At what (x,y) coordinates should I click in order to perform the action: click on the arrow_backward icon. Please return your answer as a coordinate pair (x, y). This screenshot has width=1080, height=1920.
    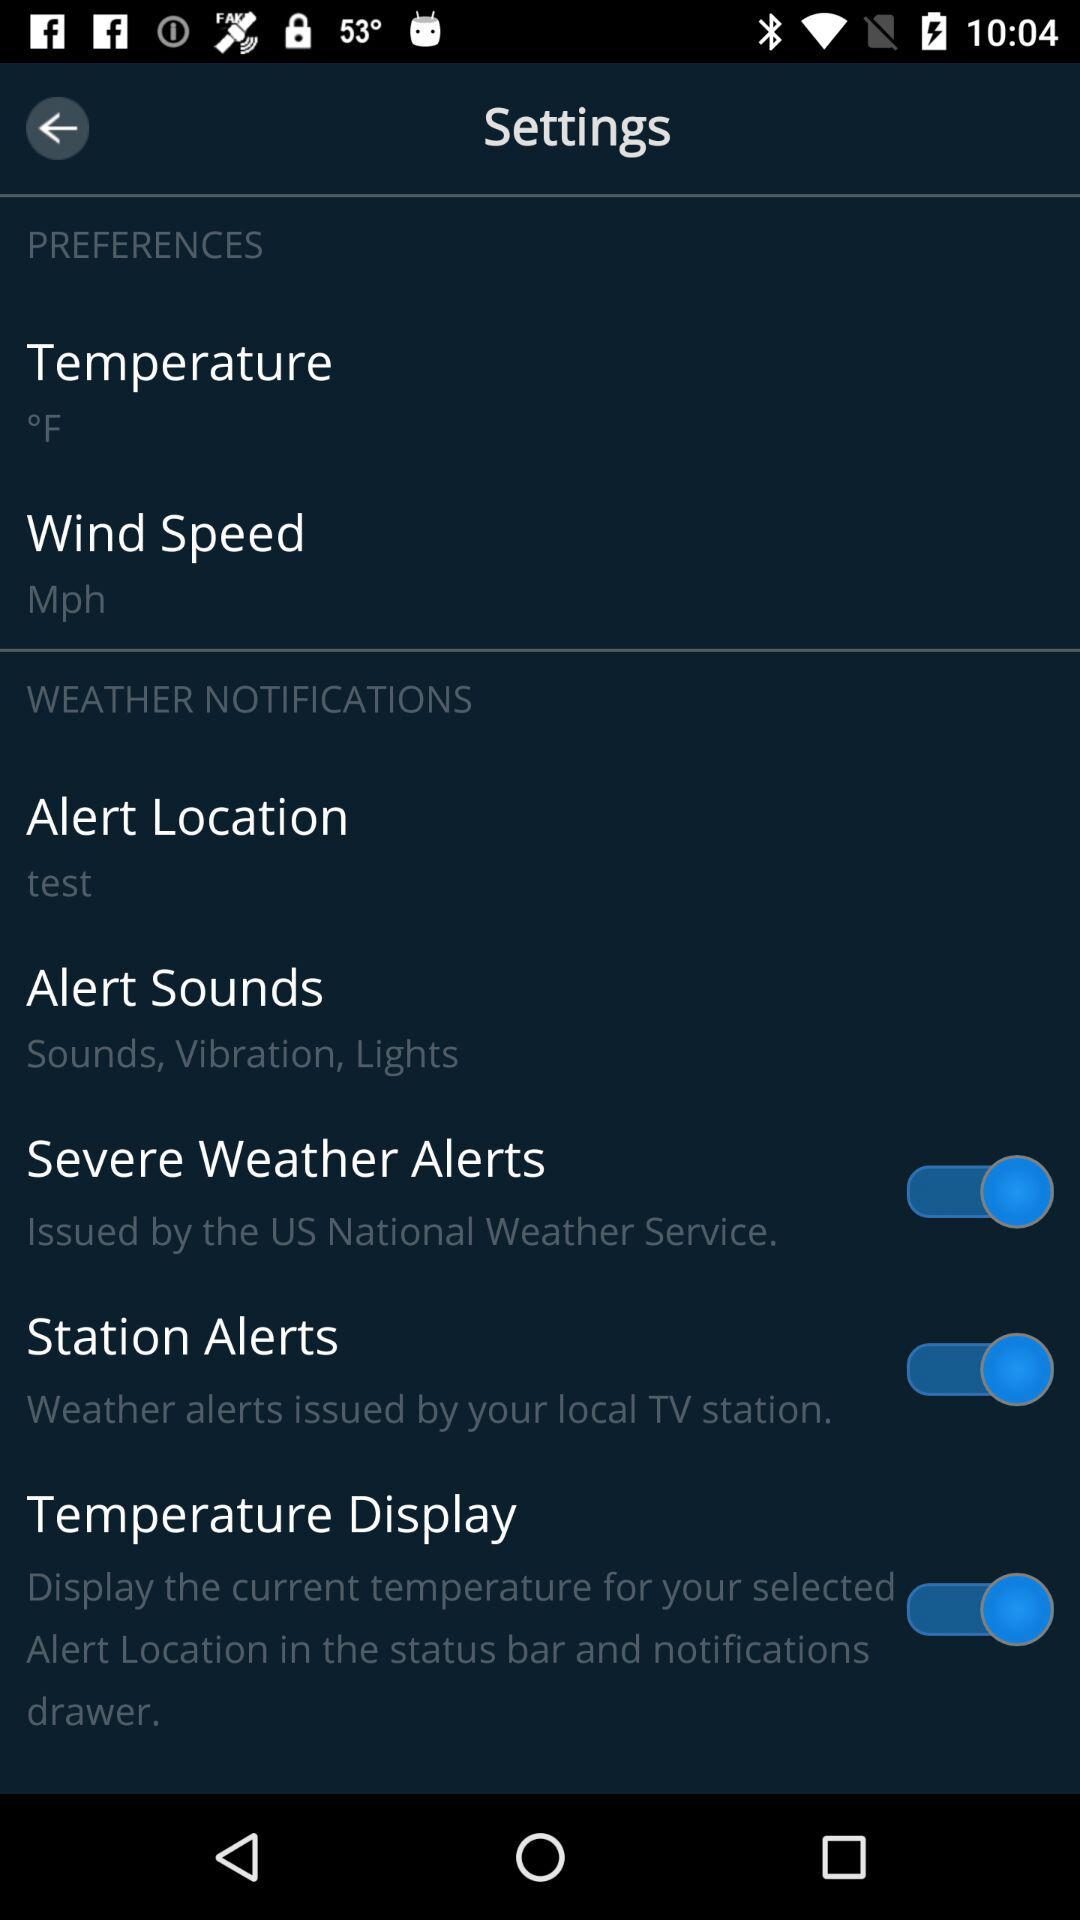
    Looking at the image, I should click on (56, 127).